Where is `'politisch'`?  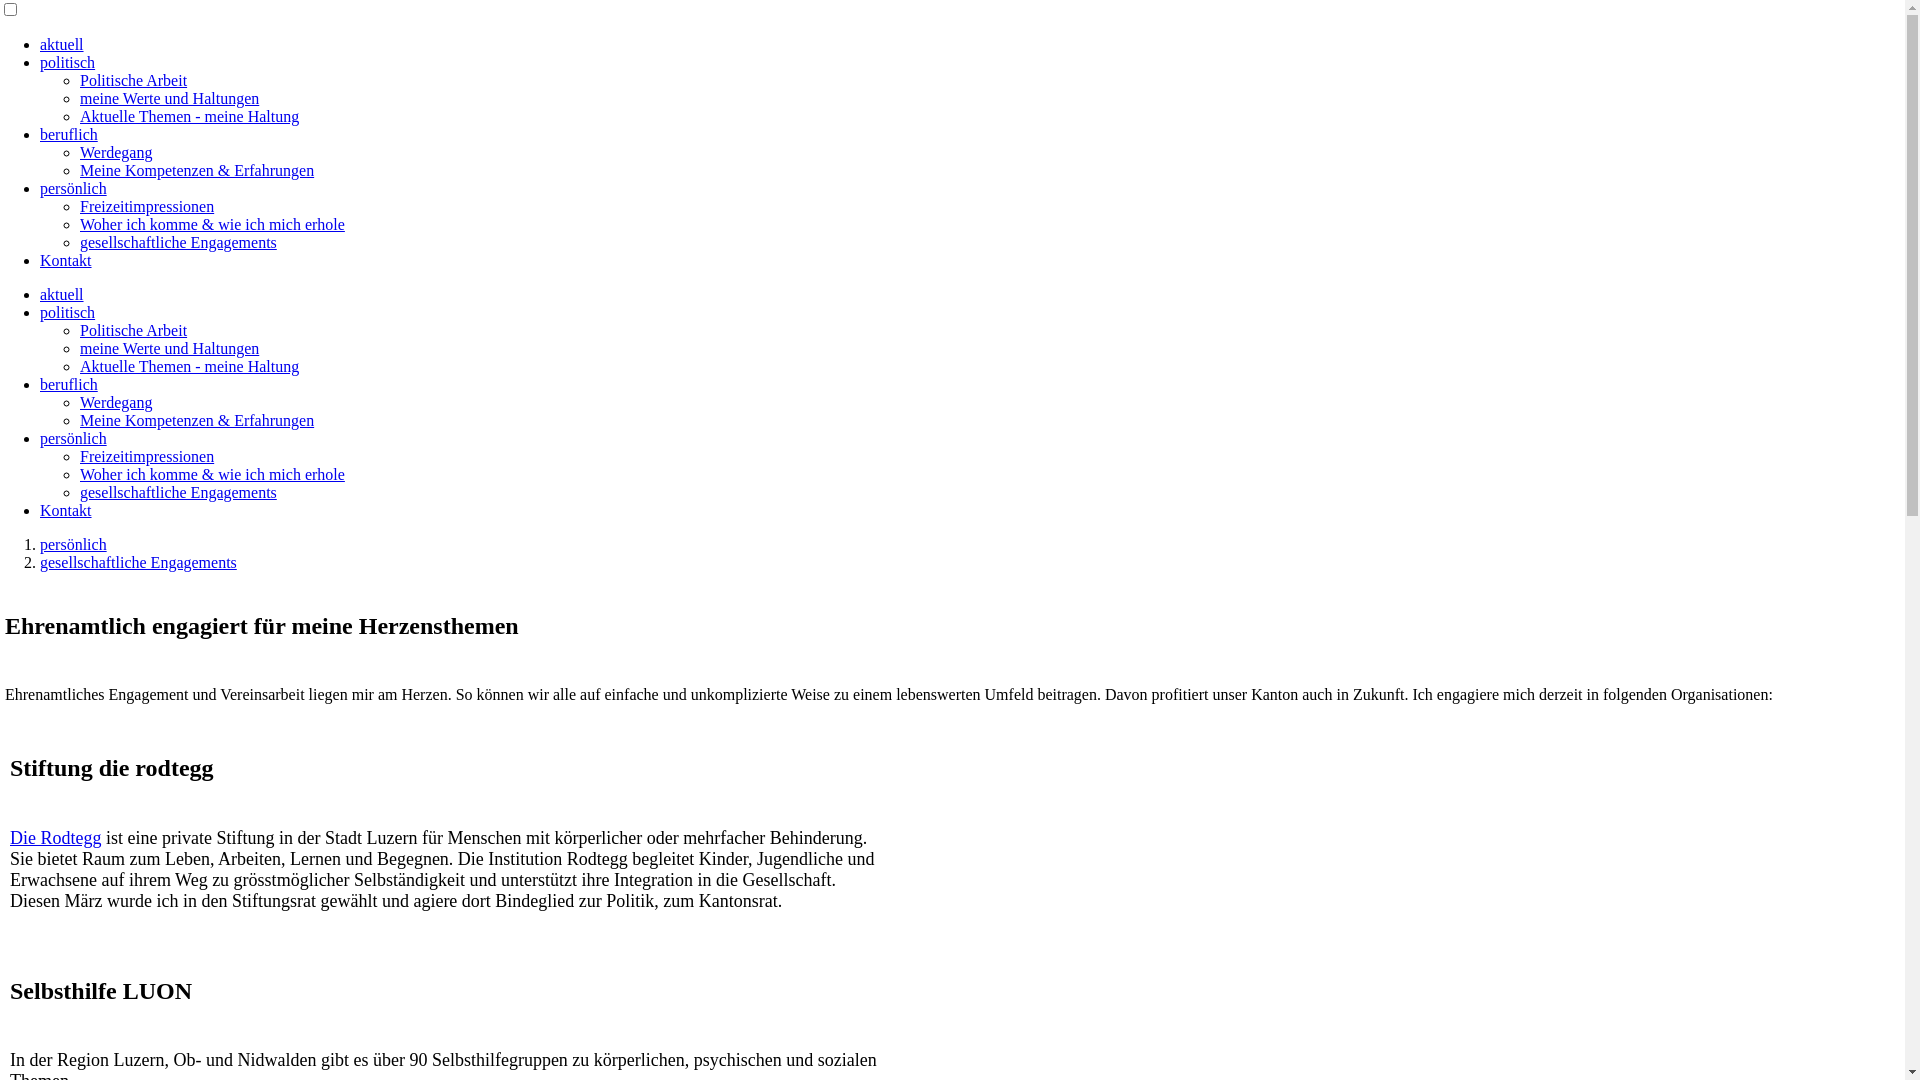 'politisch' is located at coordinates (67, 61).